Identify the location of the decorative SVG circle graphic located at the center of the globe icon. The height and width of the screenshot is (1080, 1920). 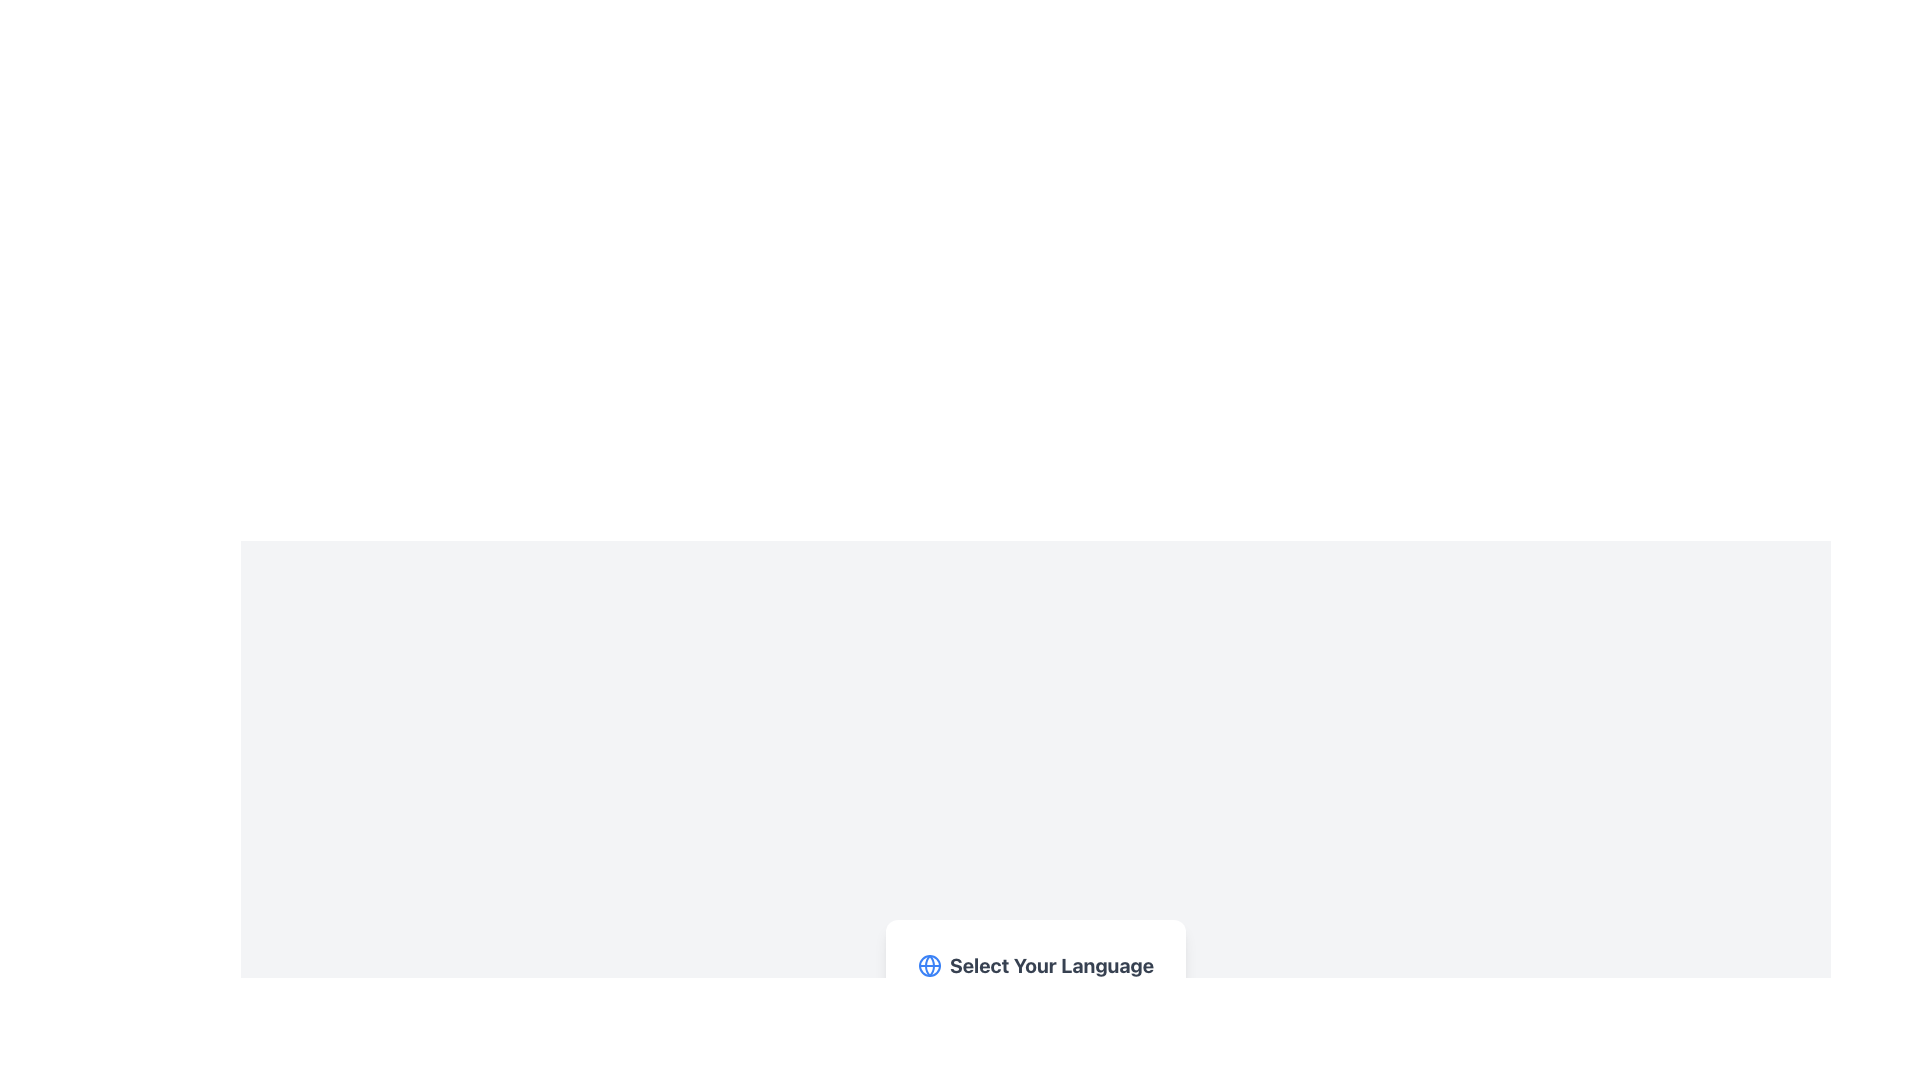
(928, 964).